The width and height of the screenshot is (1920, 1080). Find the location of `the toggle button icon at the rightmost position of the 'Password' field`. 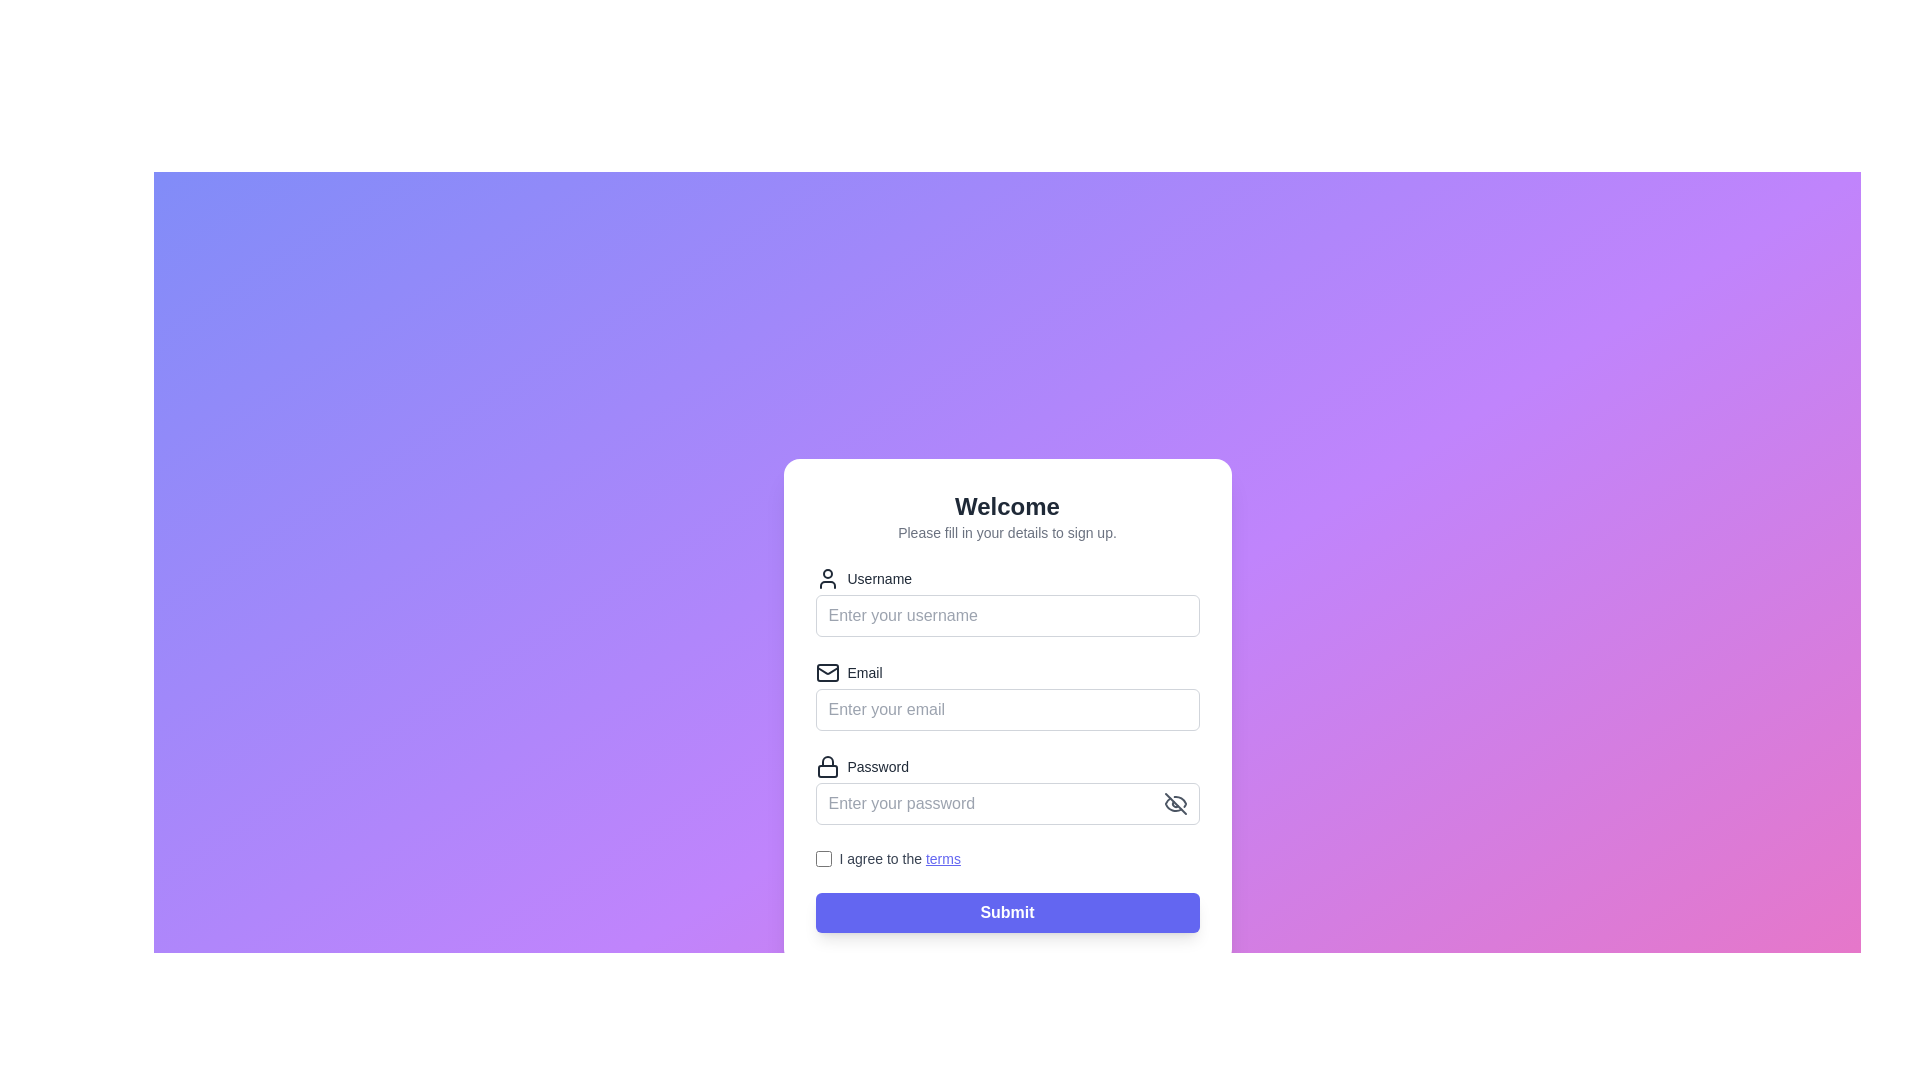

the toggle button icon at the rightmost position of the 'Password' field is located at coordinates (1175, 802).